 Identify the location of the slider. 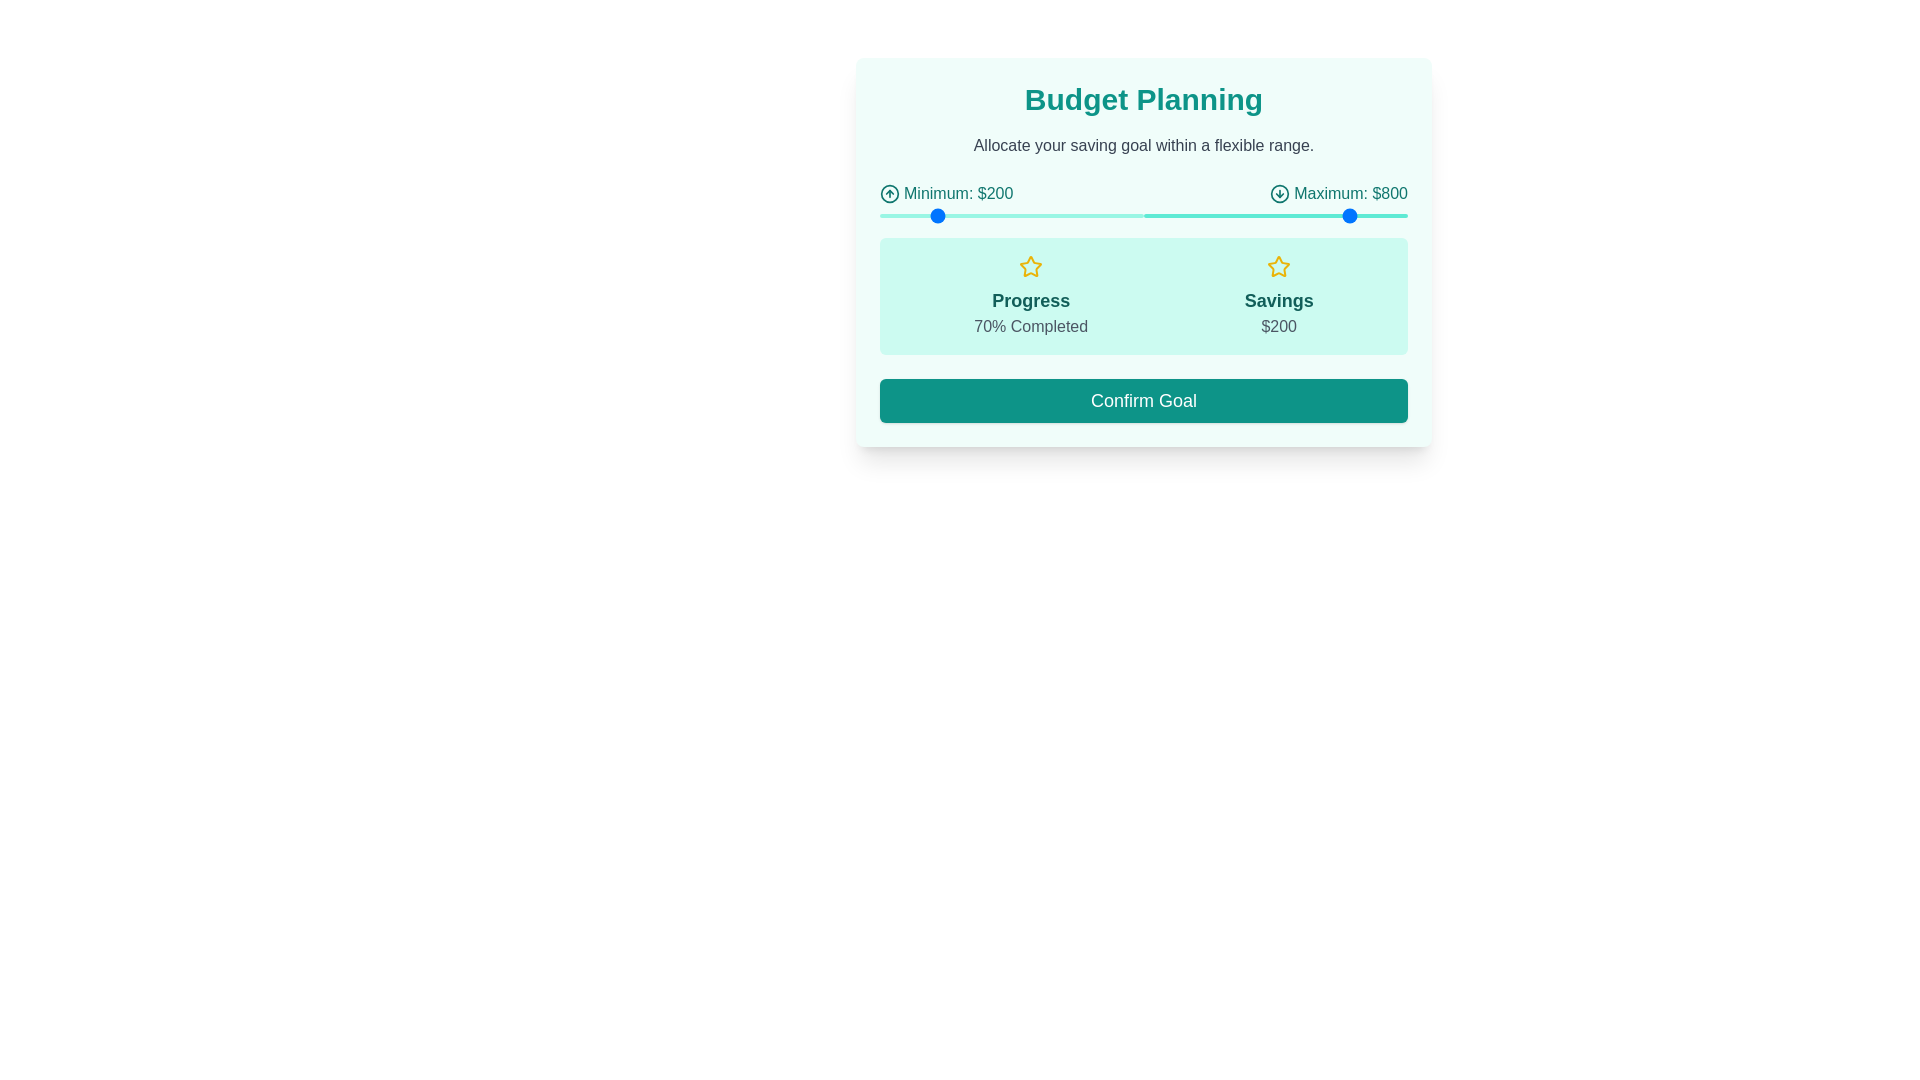
(1183, 216).